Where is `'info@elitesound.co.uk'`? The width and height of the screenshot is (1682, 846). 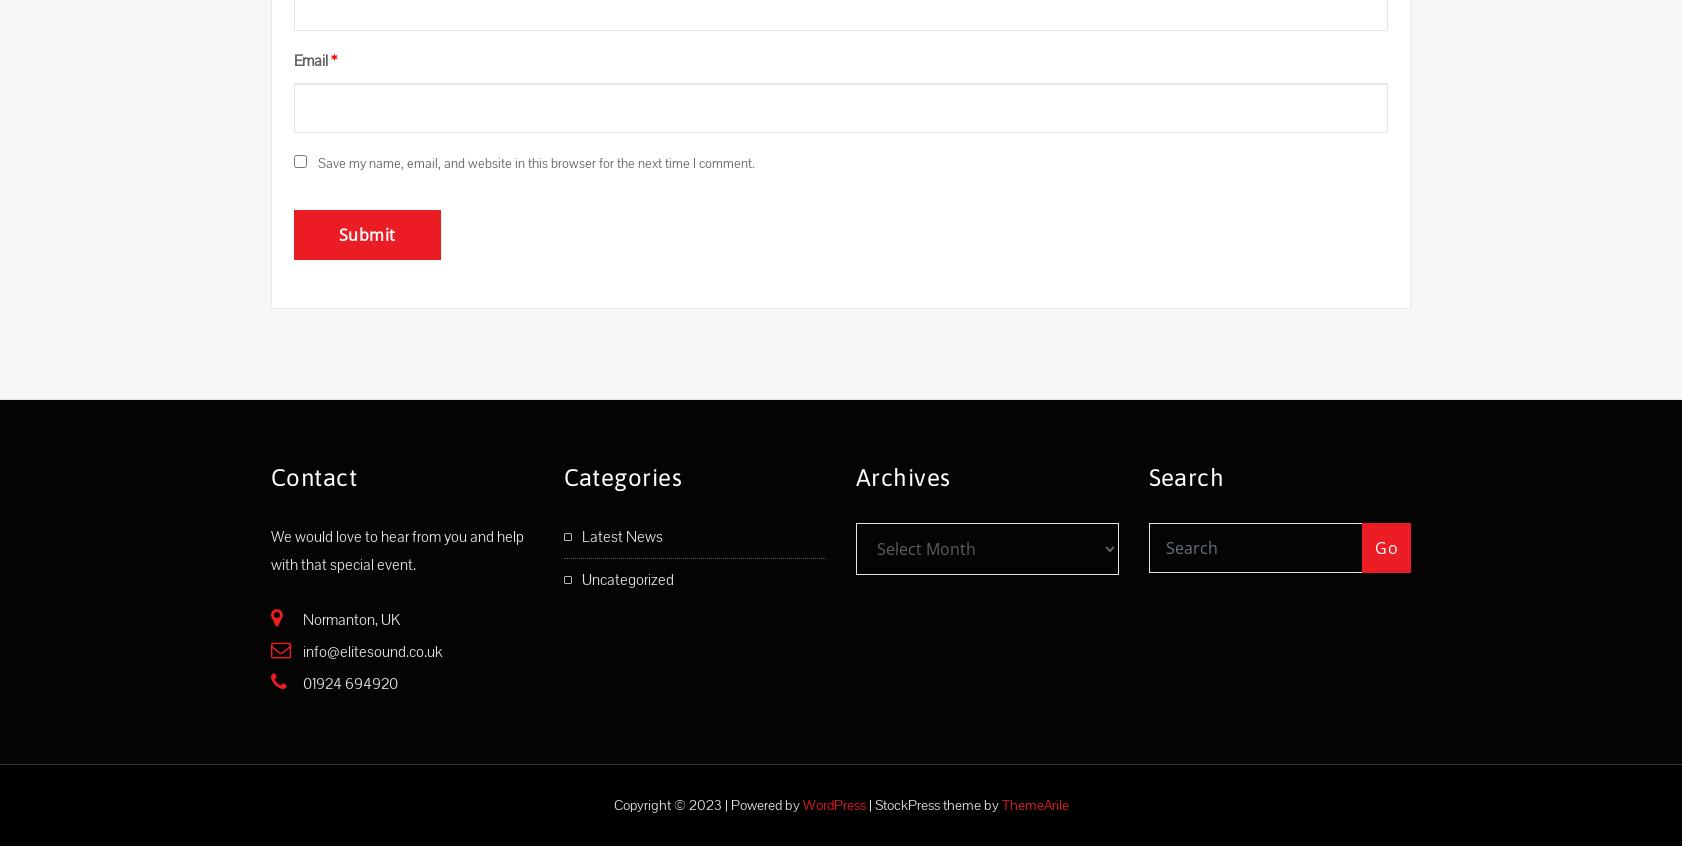 'info@elitesound.co.uk' is located at coordinates (371, 650).